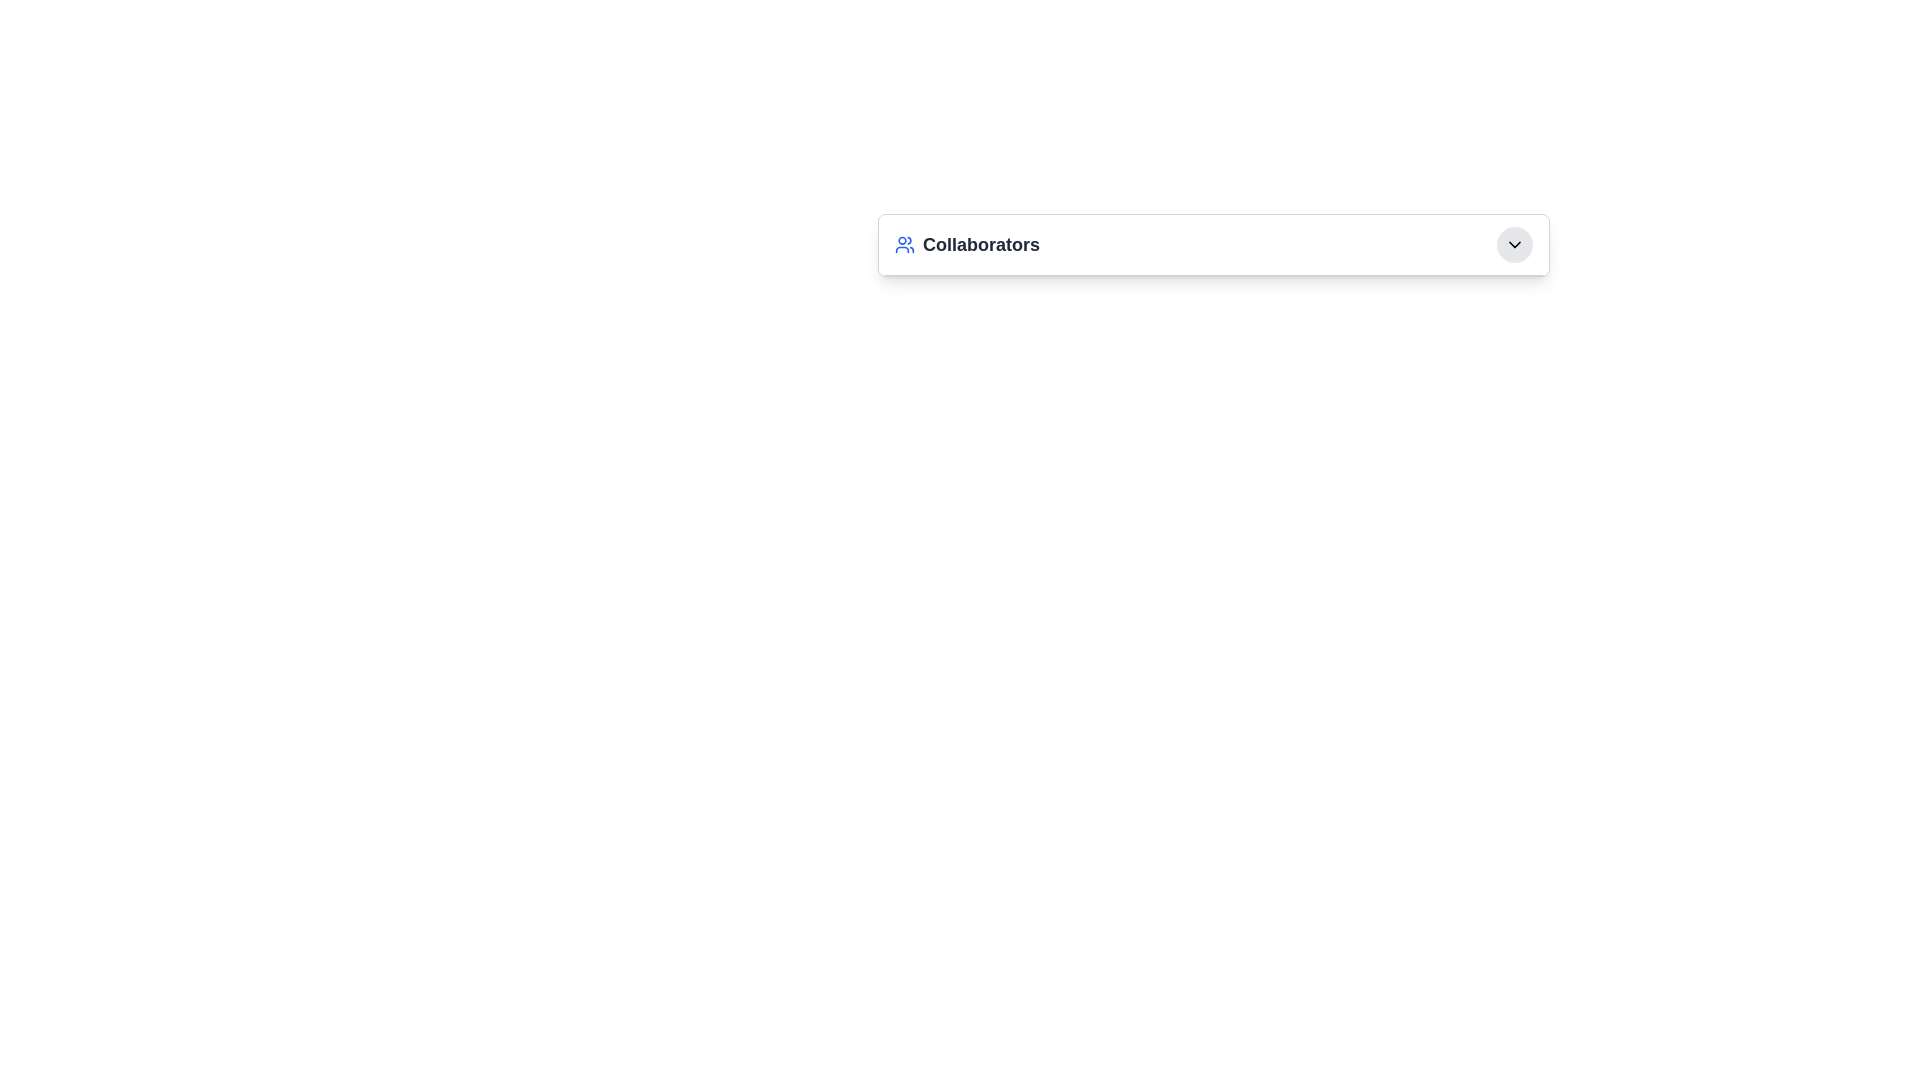 The height and width of the screenshot is (1080, 1920). What do you see at coordinates (967, 244) in the screenshot?
I see `the text label indicating collaborators or team members, located on the left side of the horizontal bar, next to a dropdown button` at bounding box center [967, 244].